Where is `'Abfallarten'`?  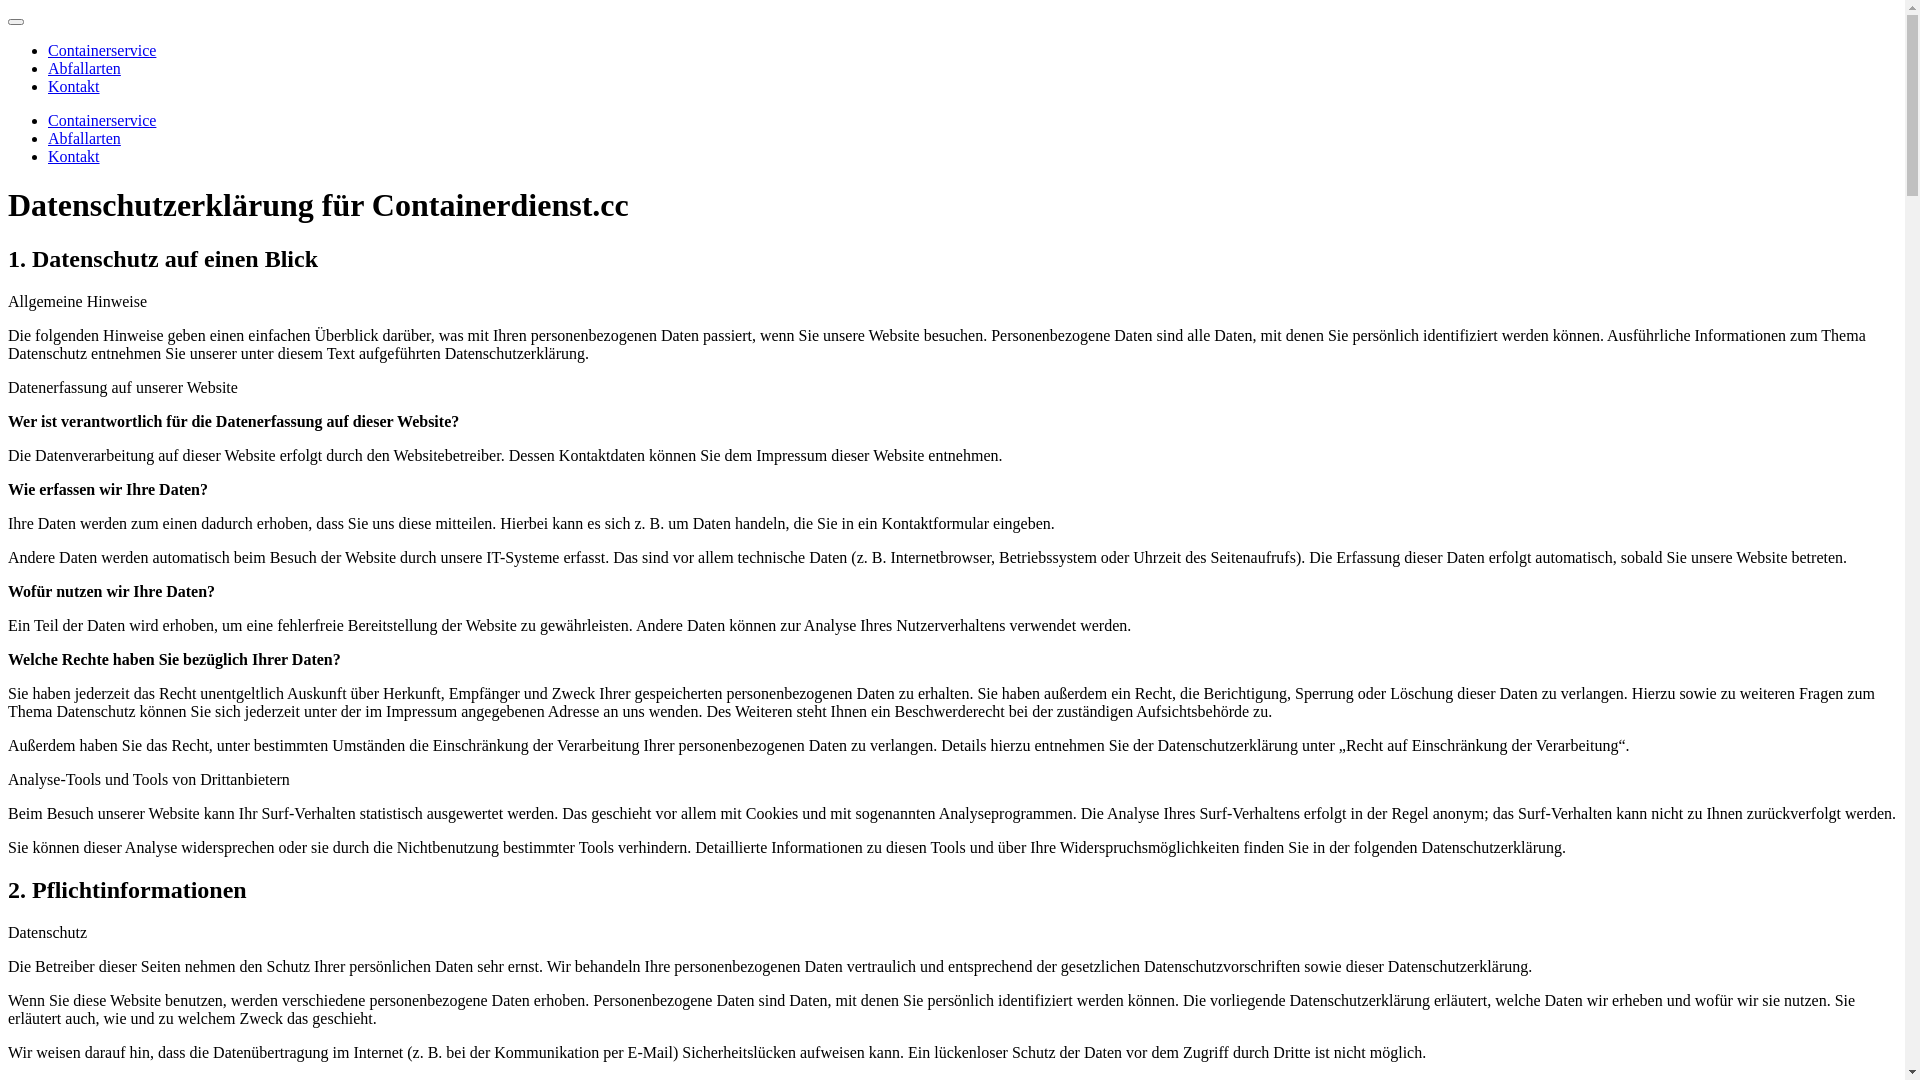 'Abfallarten' is located at coordinates (83, 67).